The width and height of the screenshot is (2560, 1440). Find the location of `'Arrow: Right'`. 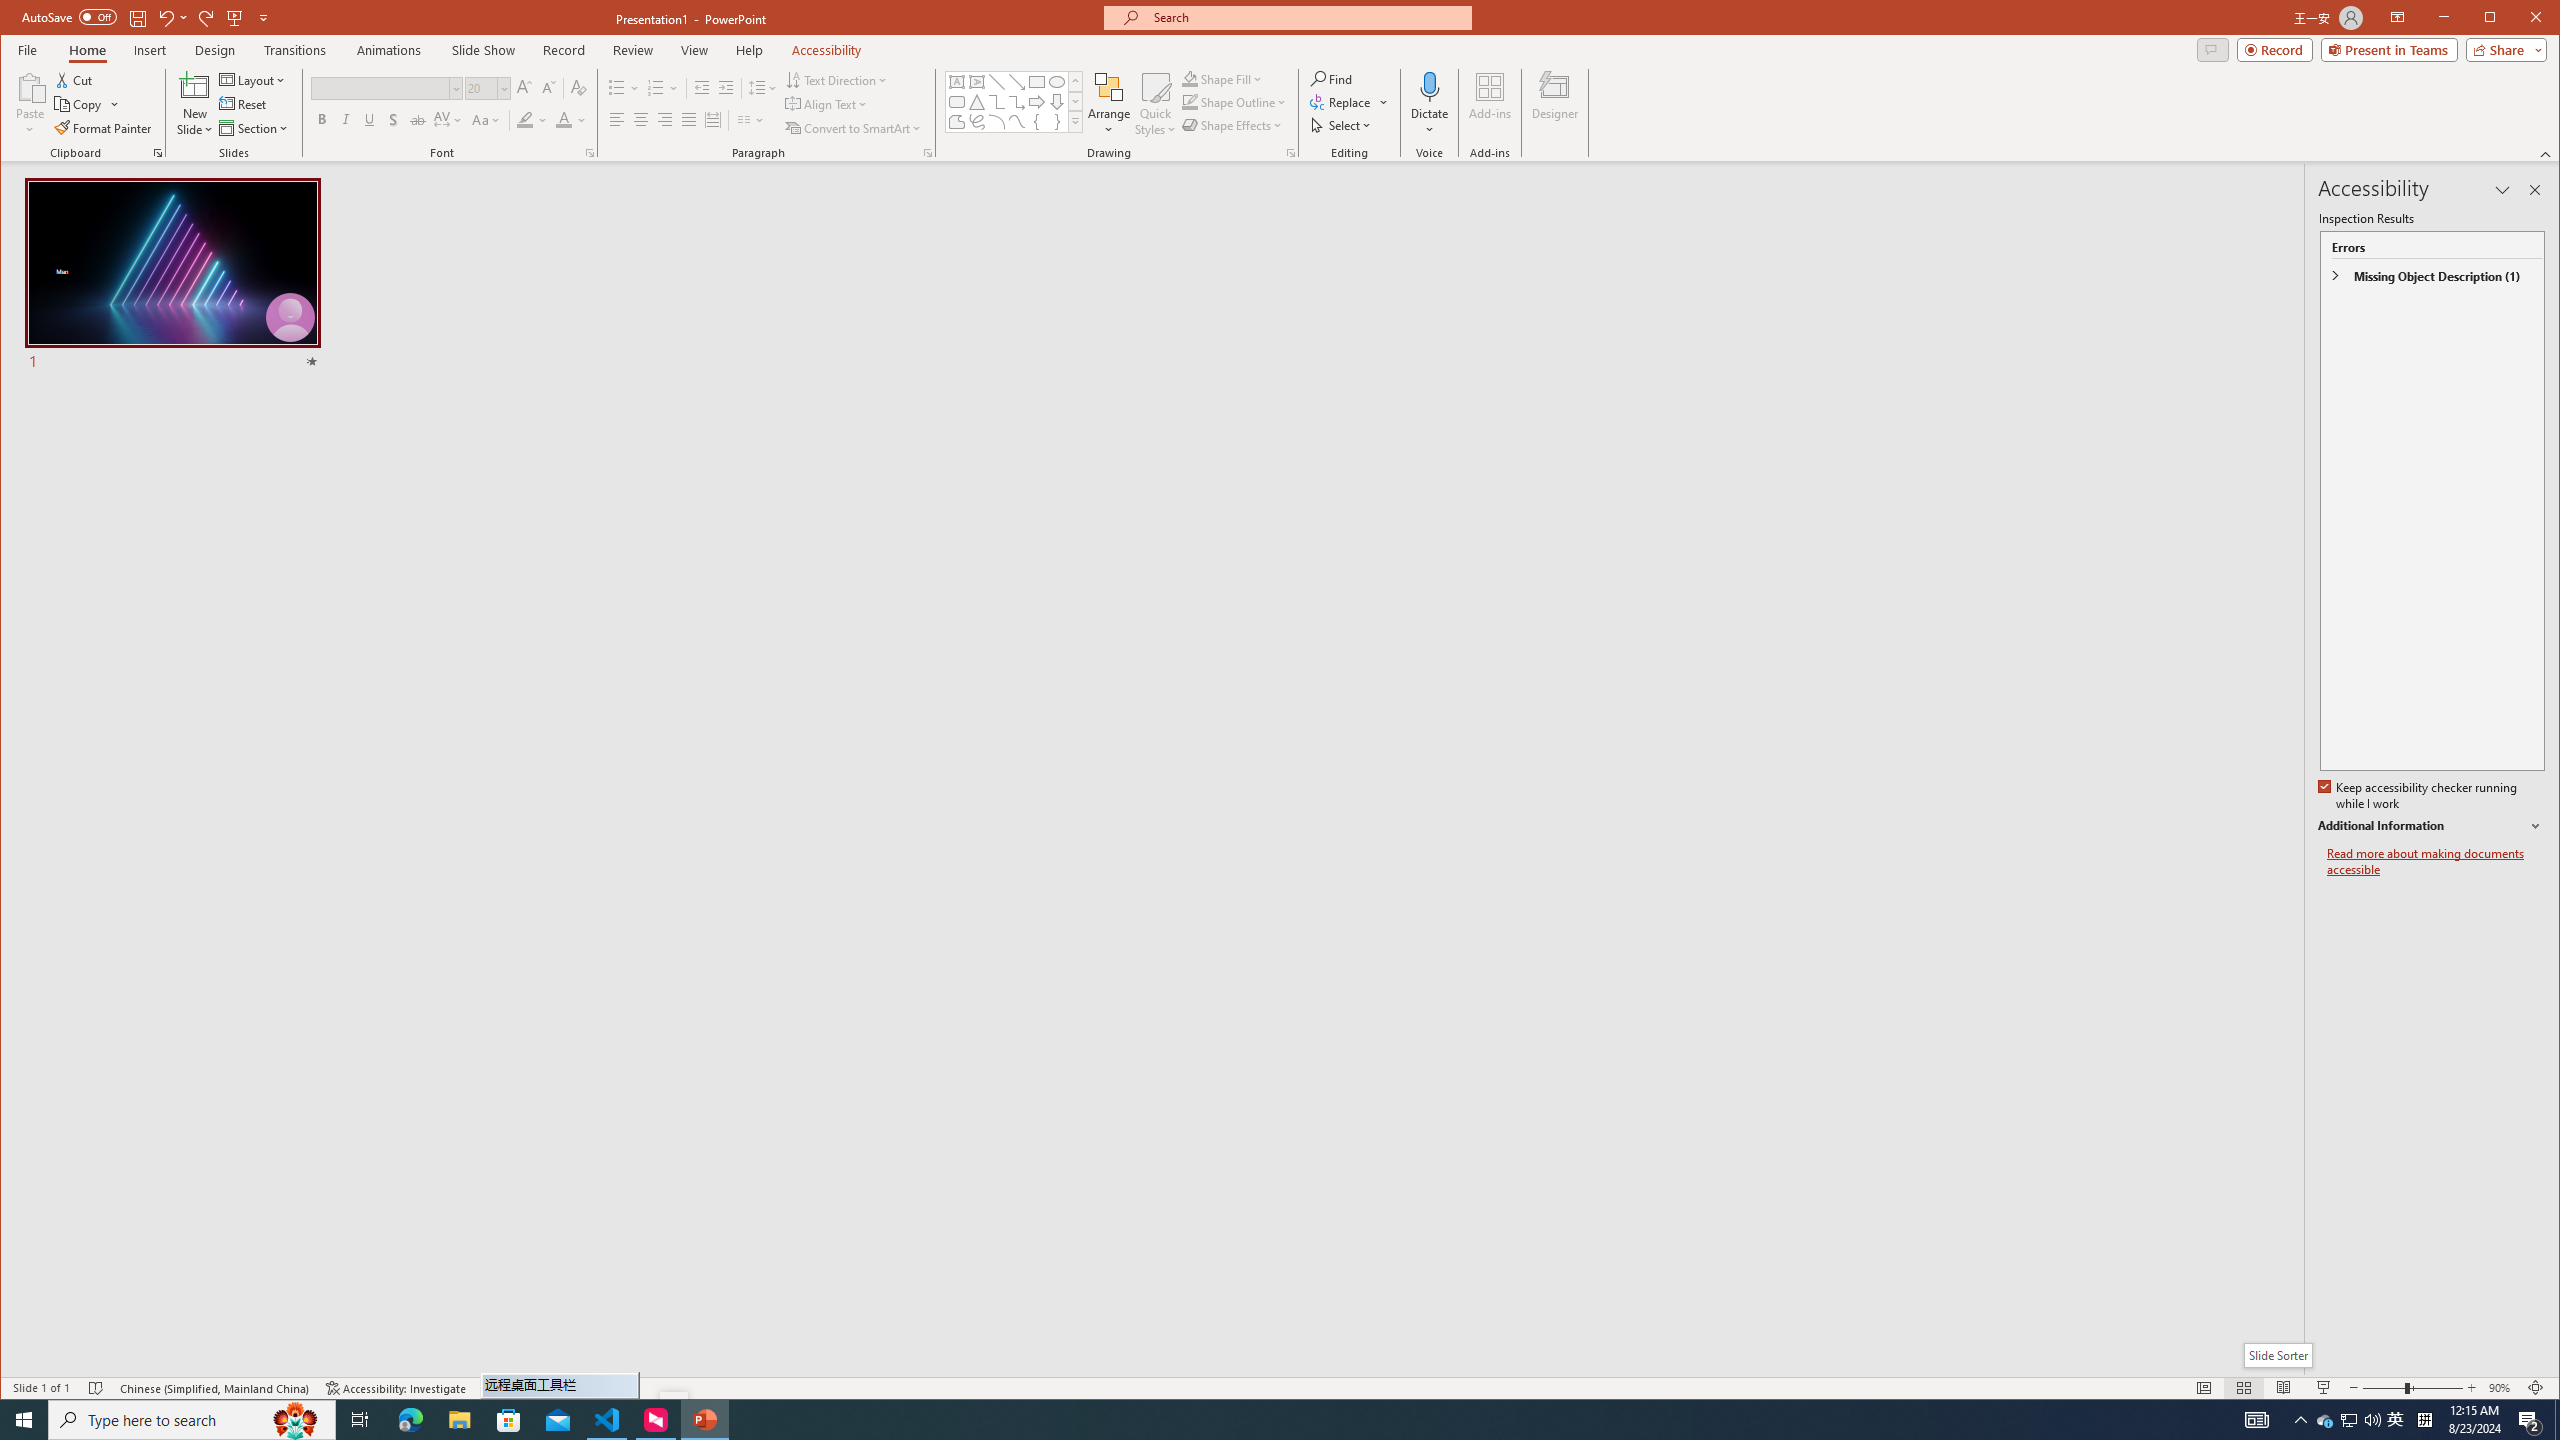

'Arrow: Right' is located at coordinates (1035, 102).